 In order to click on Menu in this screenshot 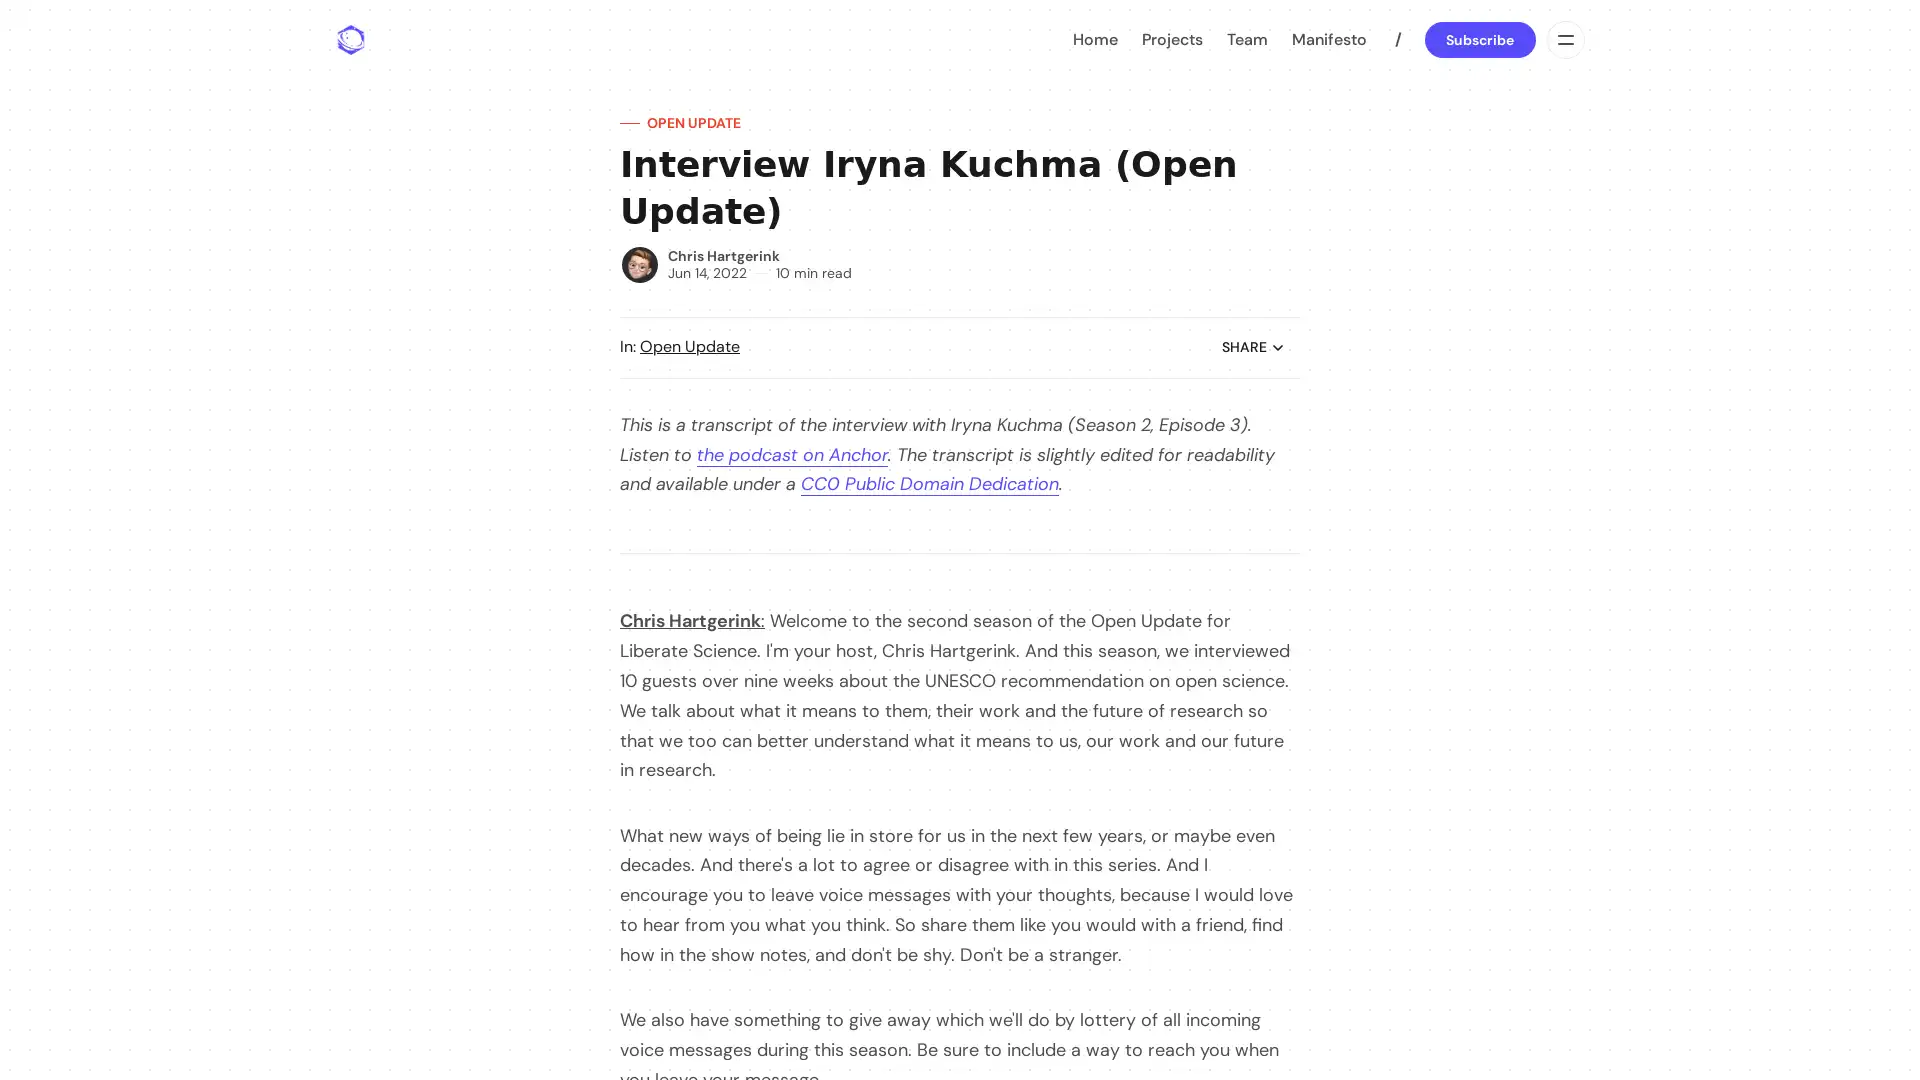, I will do `click(1563, 39)`.